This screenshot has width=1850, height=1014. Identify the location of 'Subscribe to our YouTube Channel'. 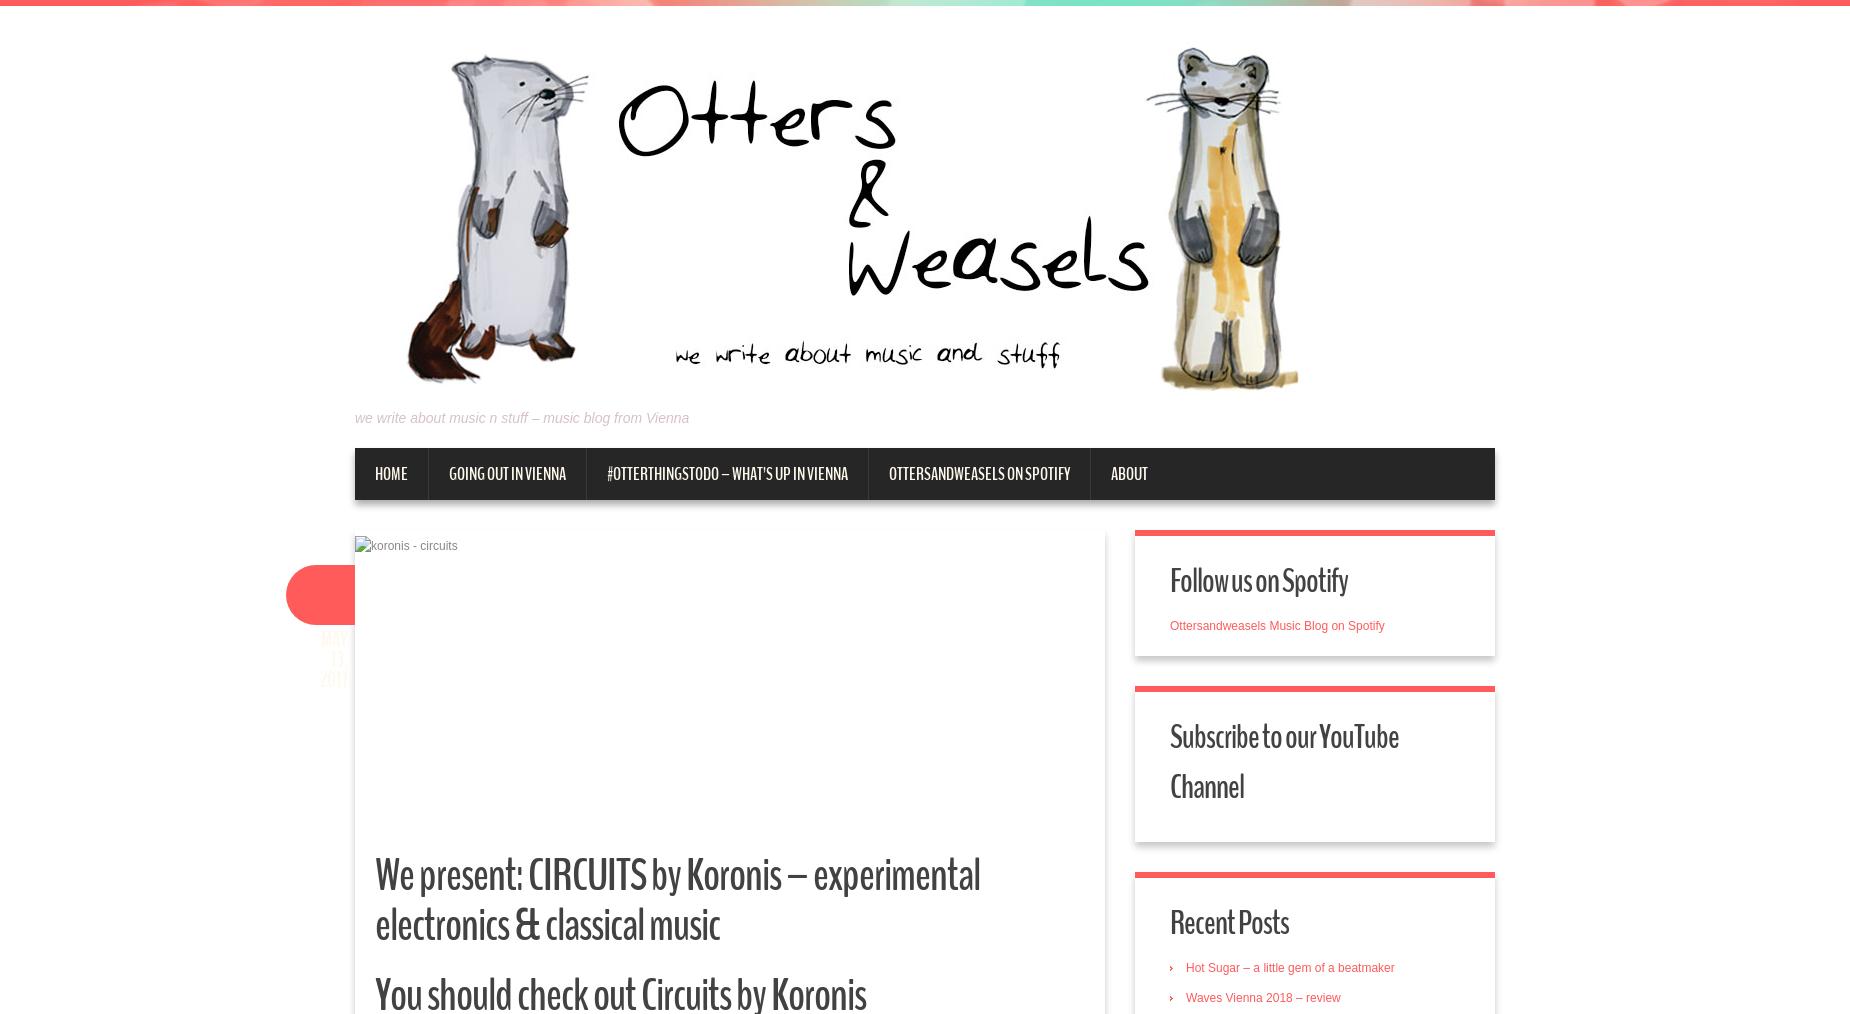
(1283, 762).